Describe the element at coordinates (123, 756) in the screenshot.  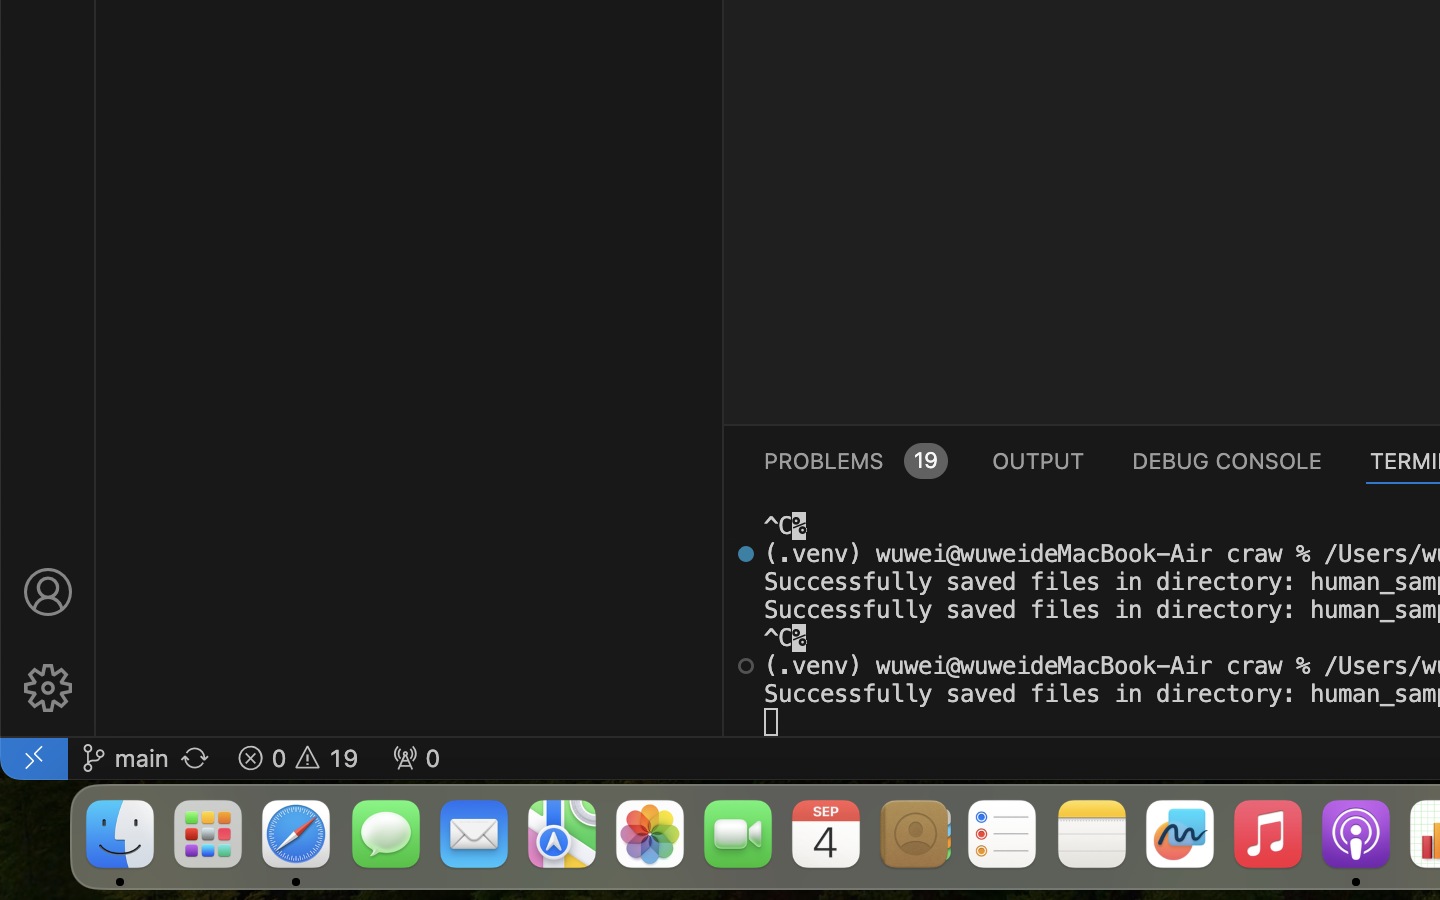
I see `'main '` at that location.